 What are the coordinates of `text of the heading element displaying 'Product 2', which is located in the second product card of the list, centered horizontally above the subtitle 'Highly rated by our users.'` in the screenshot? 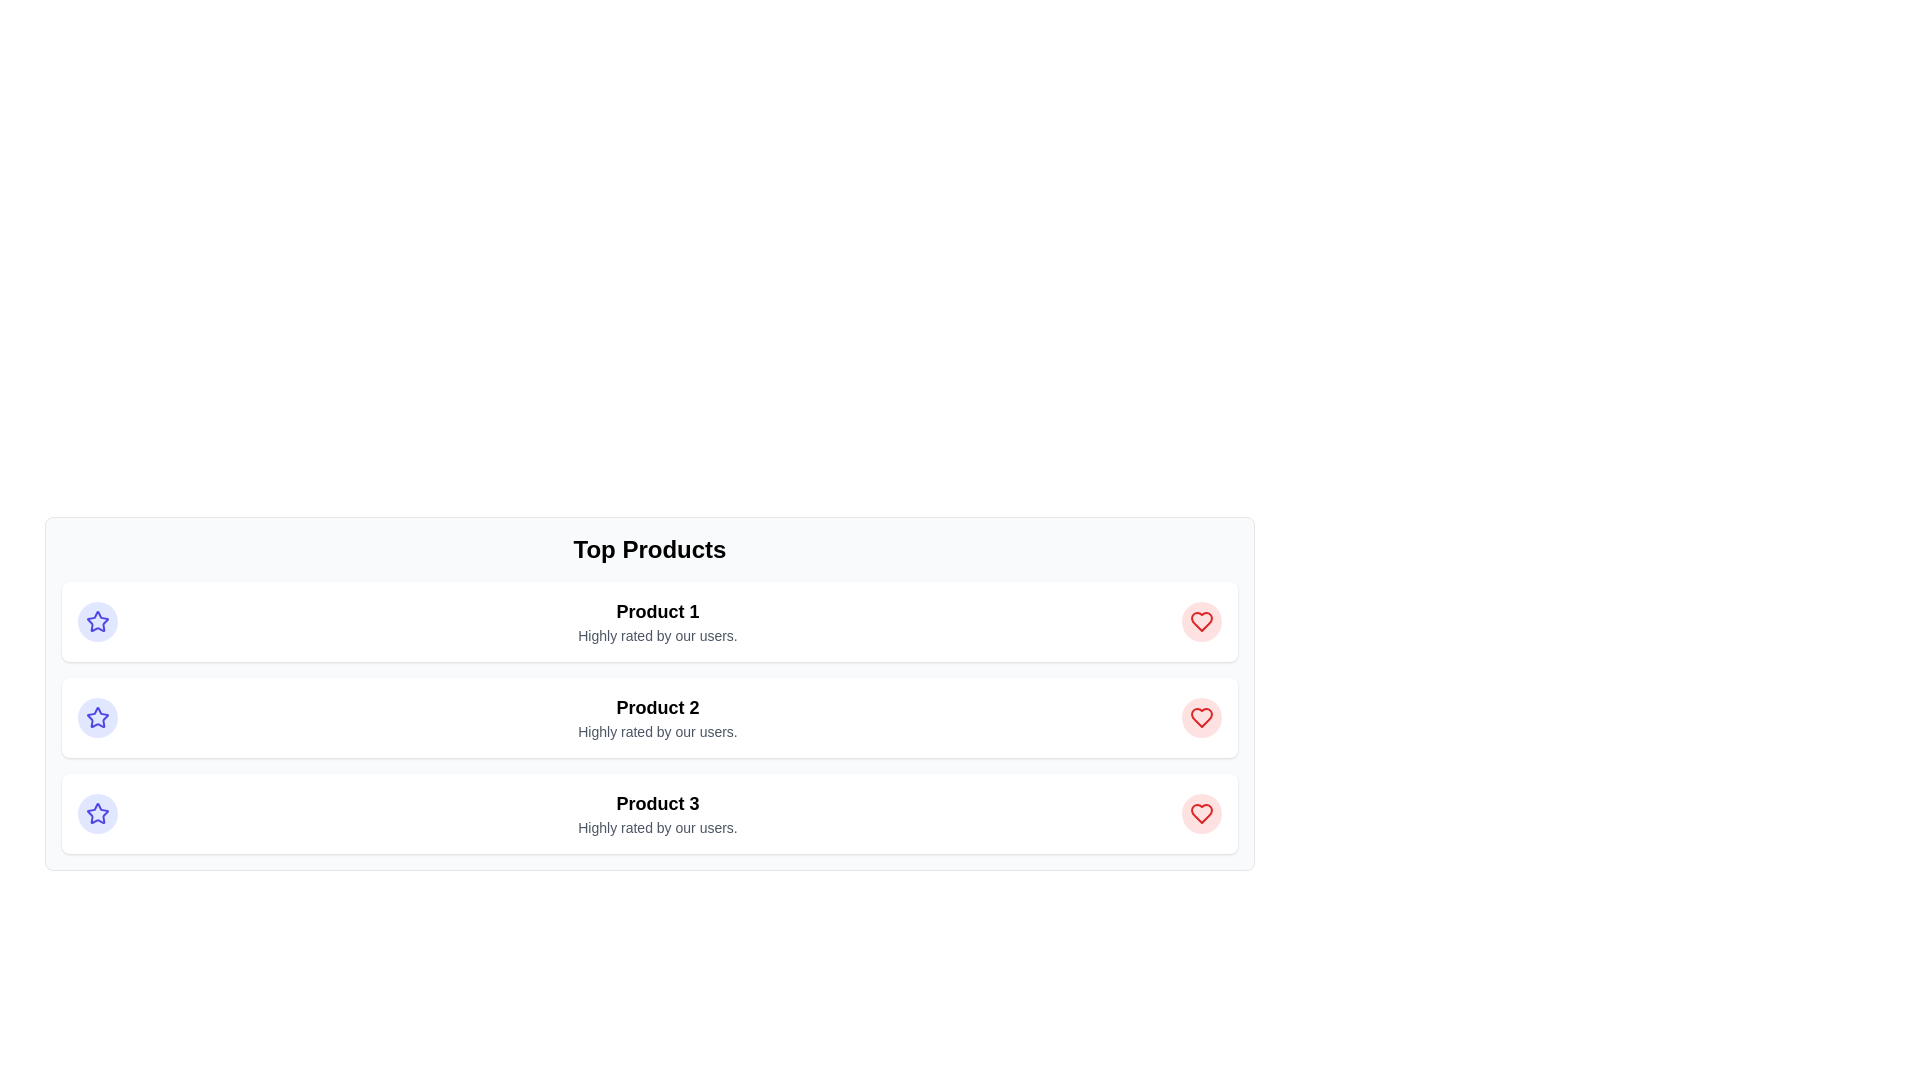 It's located at (657, 707).